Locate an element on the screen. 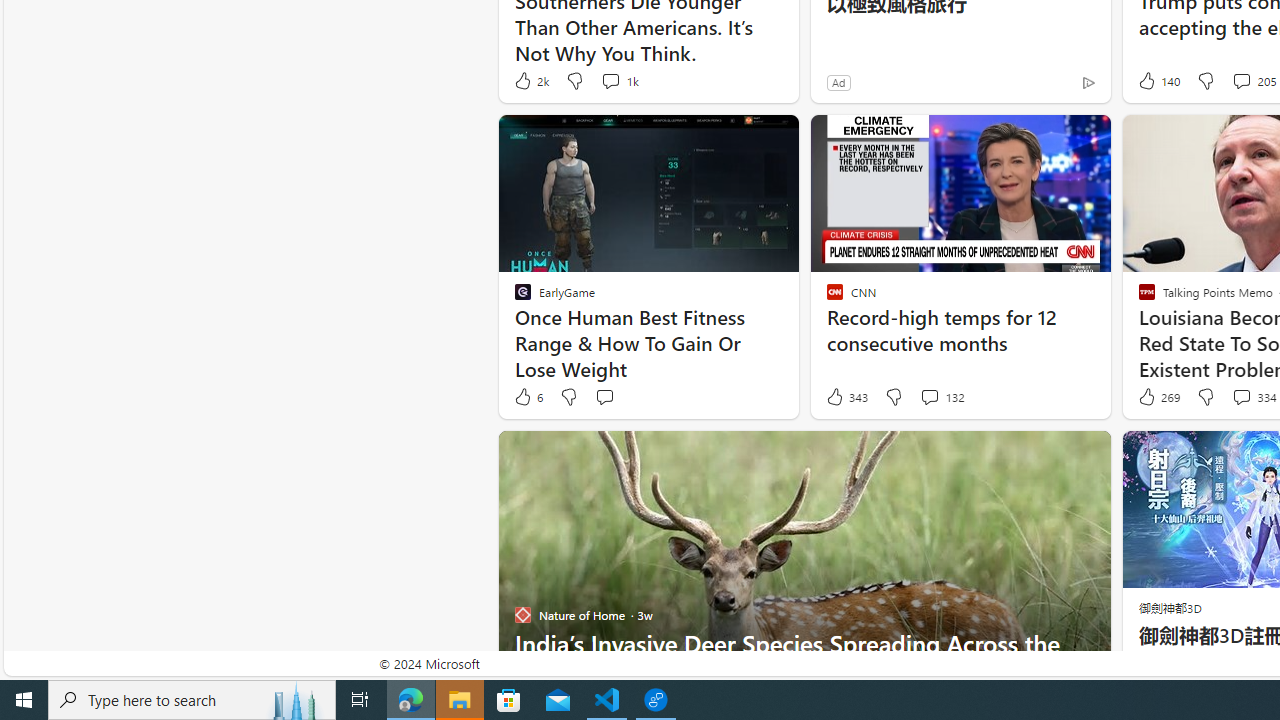 This screenshot has height=720, width=1280. '343 Like' is located at coordinates (846, 397).